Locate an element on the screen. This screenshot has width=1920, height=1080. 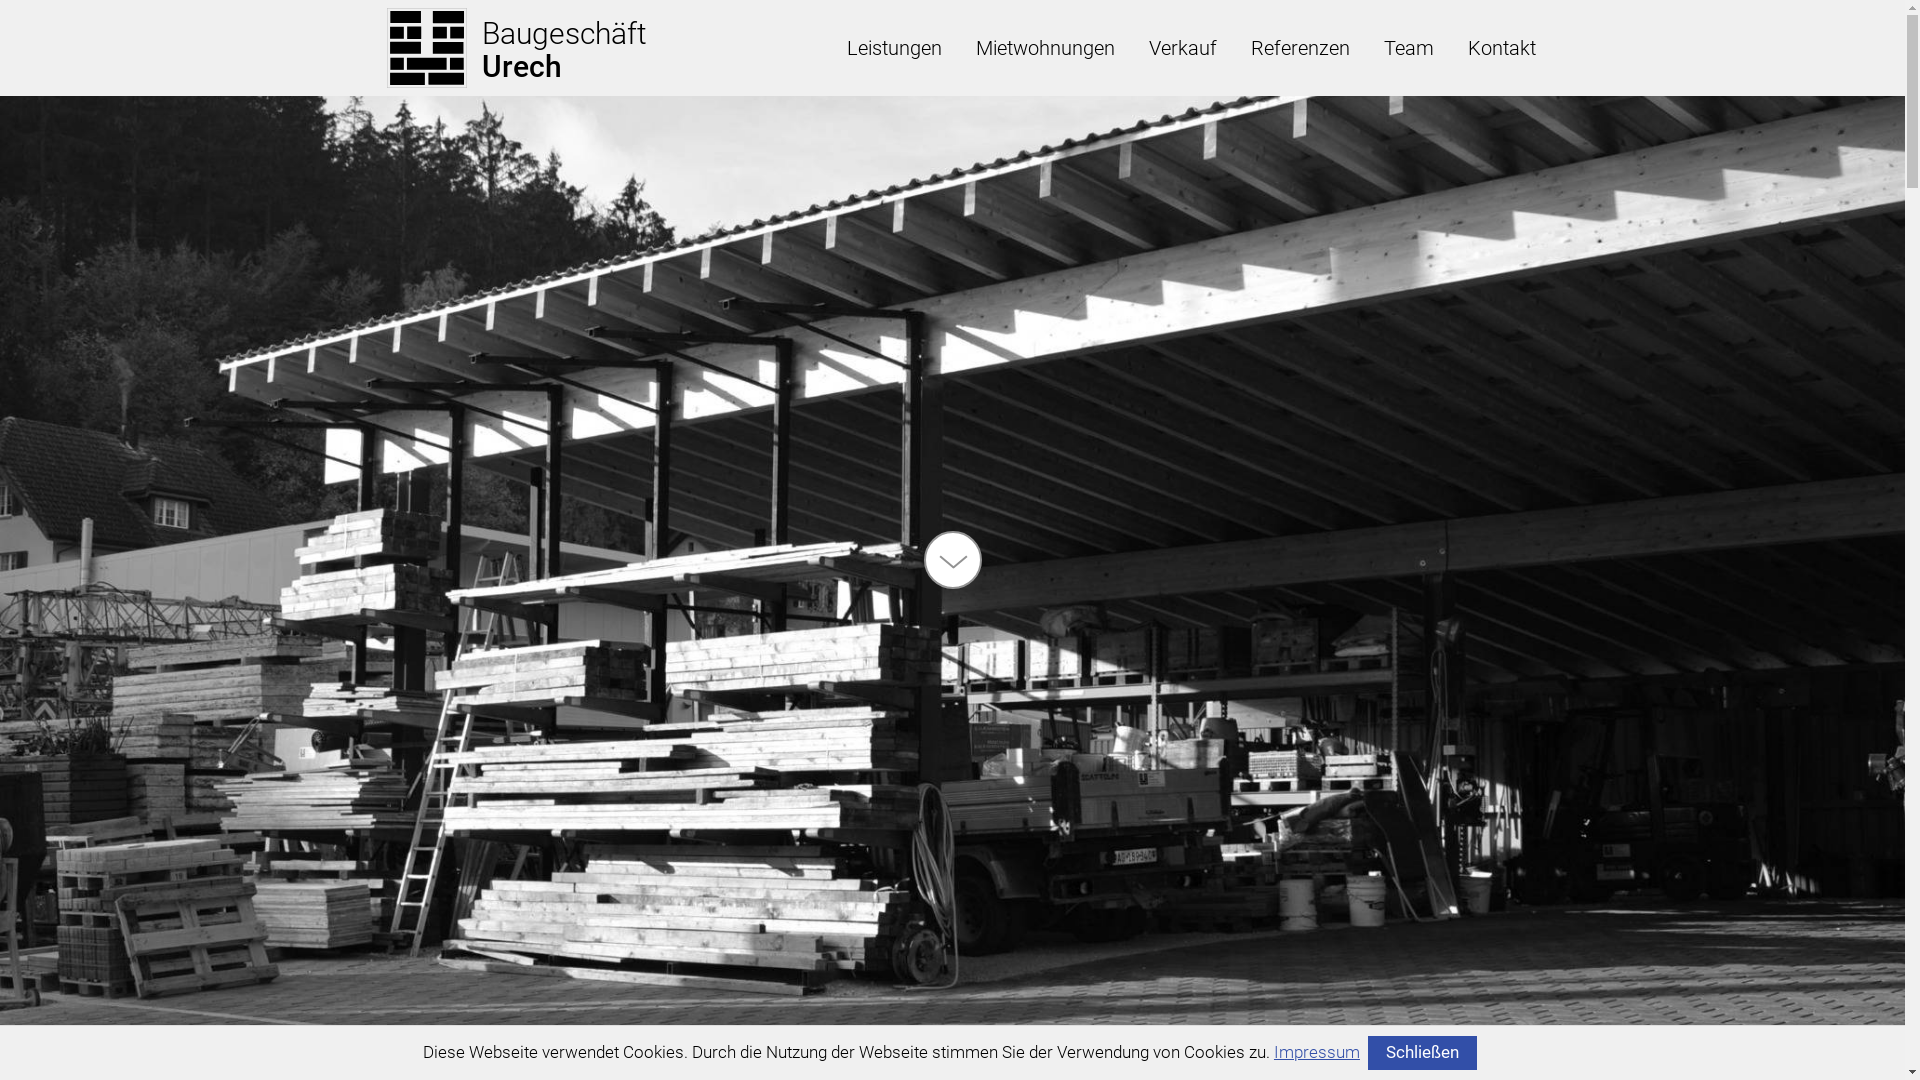
'Mietwohnungen' is located at coordinates (1043, 46).